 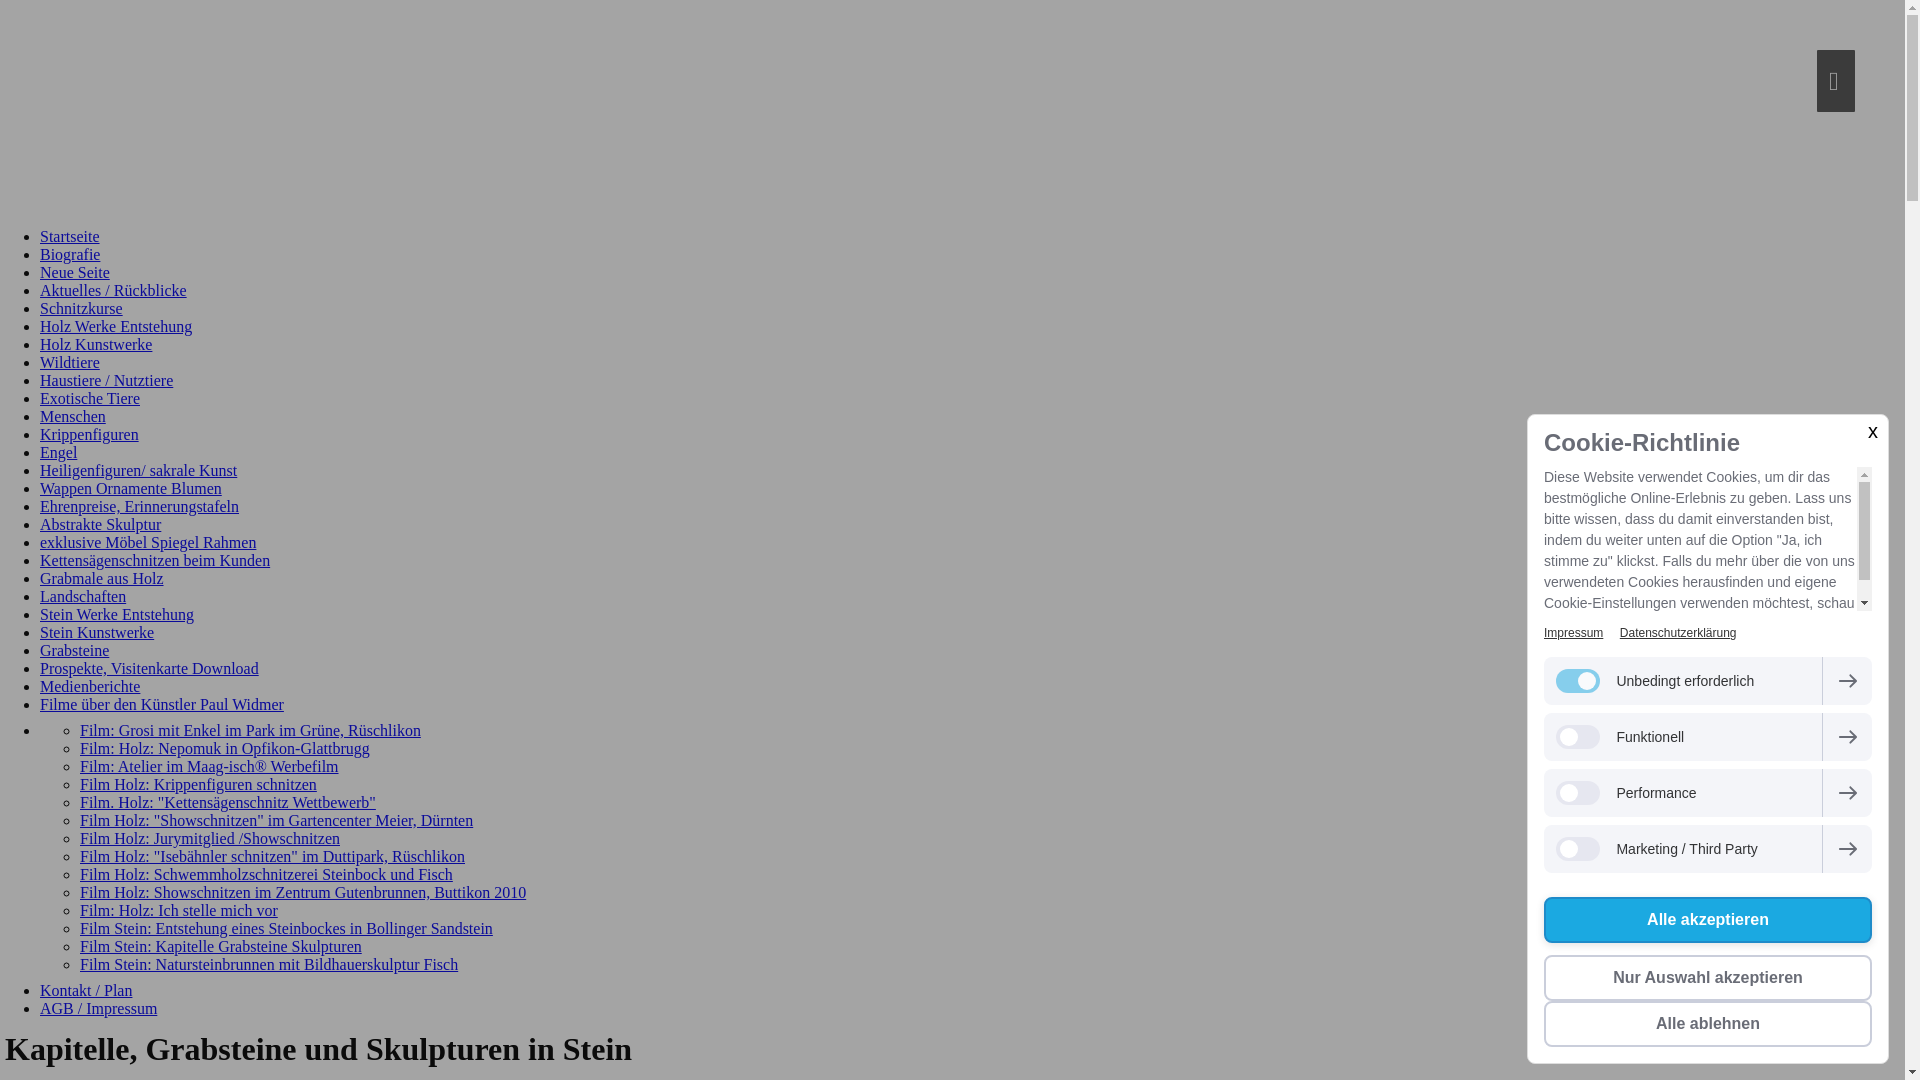 What do you see at coordinates (129, 488) in the screenshot?
I see `'Wappen Ornamente Blumen'` at bounding box center [129, 488].